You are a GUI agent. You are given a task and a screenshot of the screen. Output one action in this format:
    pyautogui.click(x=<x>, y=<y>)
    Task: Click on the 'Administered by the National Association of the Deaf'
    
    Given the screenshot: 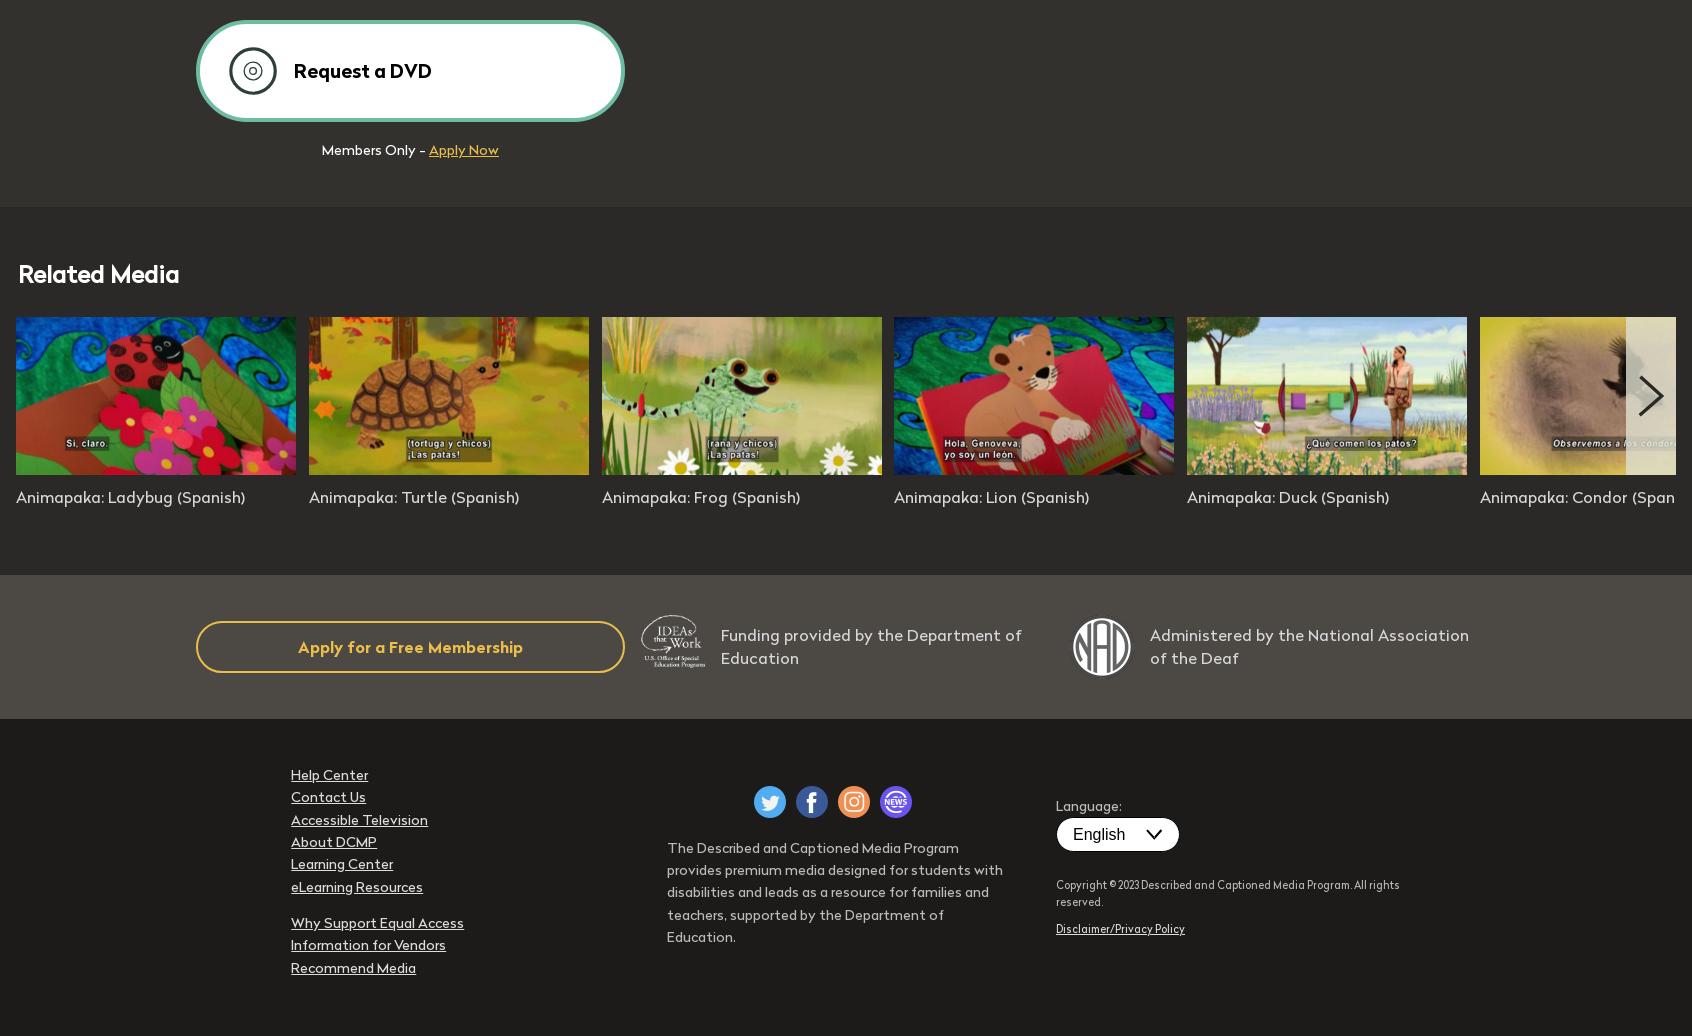 What is the action you would take?
    pyautogui.click(x=1308, y=646)
    